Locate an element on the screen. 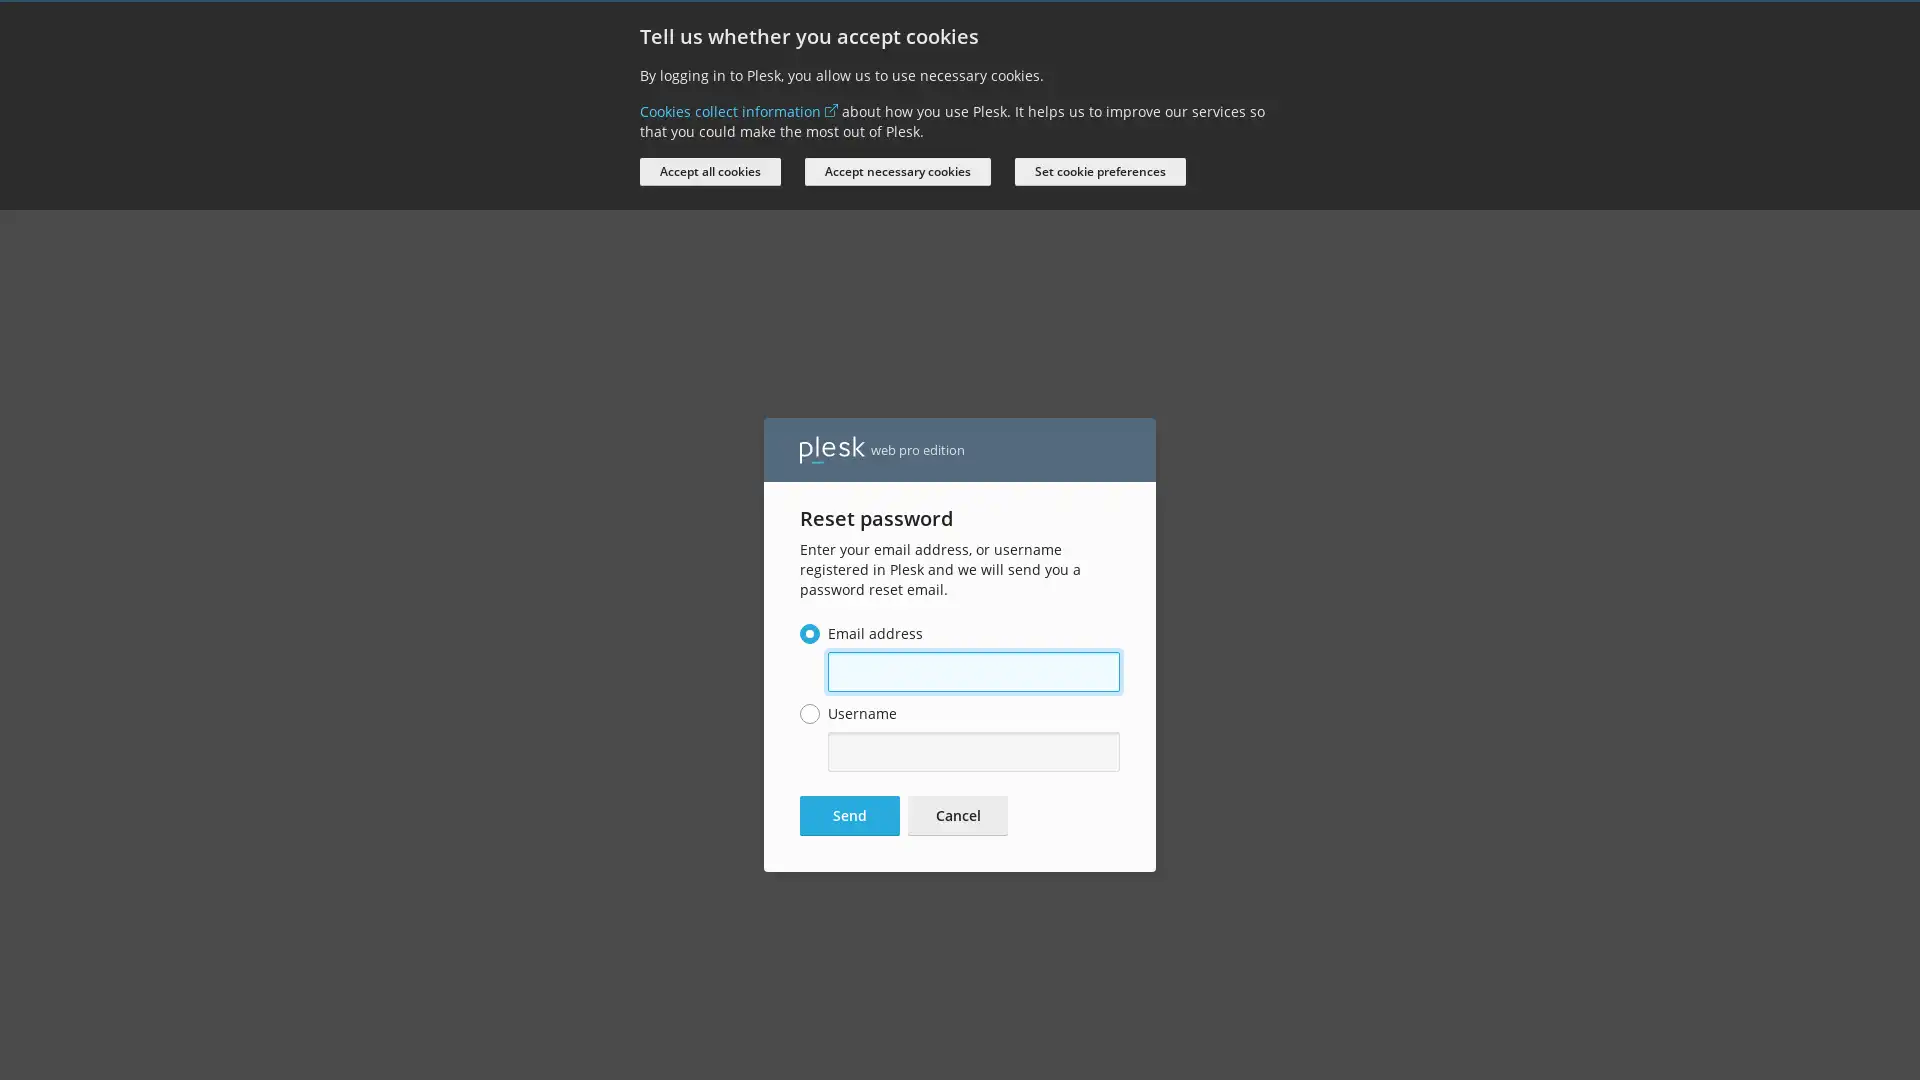 The height and width of the screenshot is (1080, 1920). Set cookie preferences is located at coordinates (1099, 171).